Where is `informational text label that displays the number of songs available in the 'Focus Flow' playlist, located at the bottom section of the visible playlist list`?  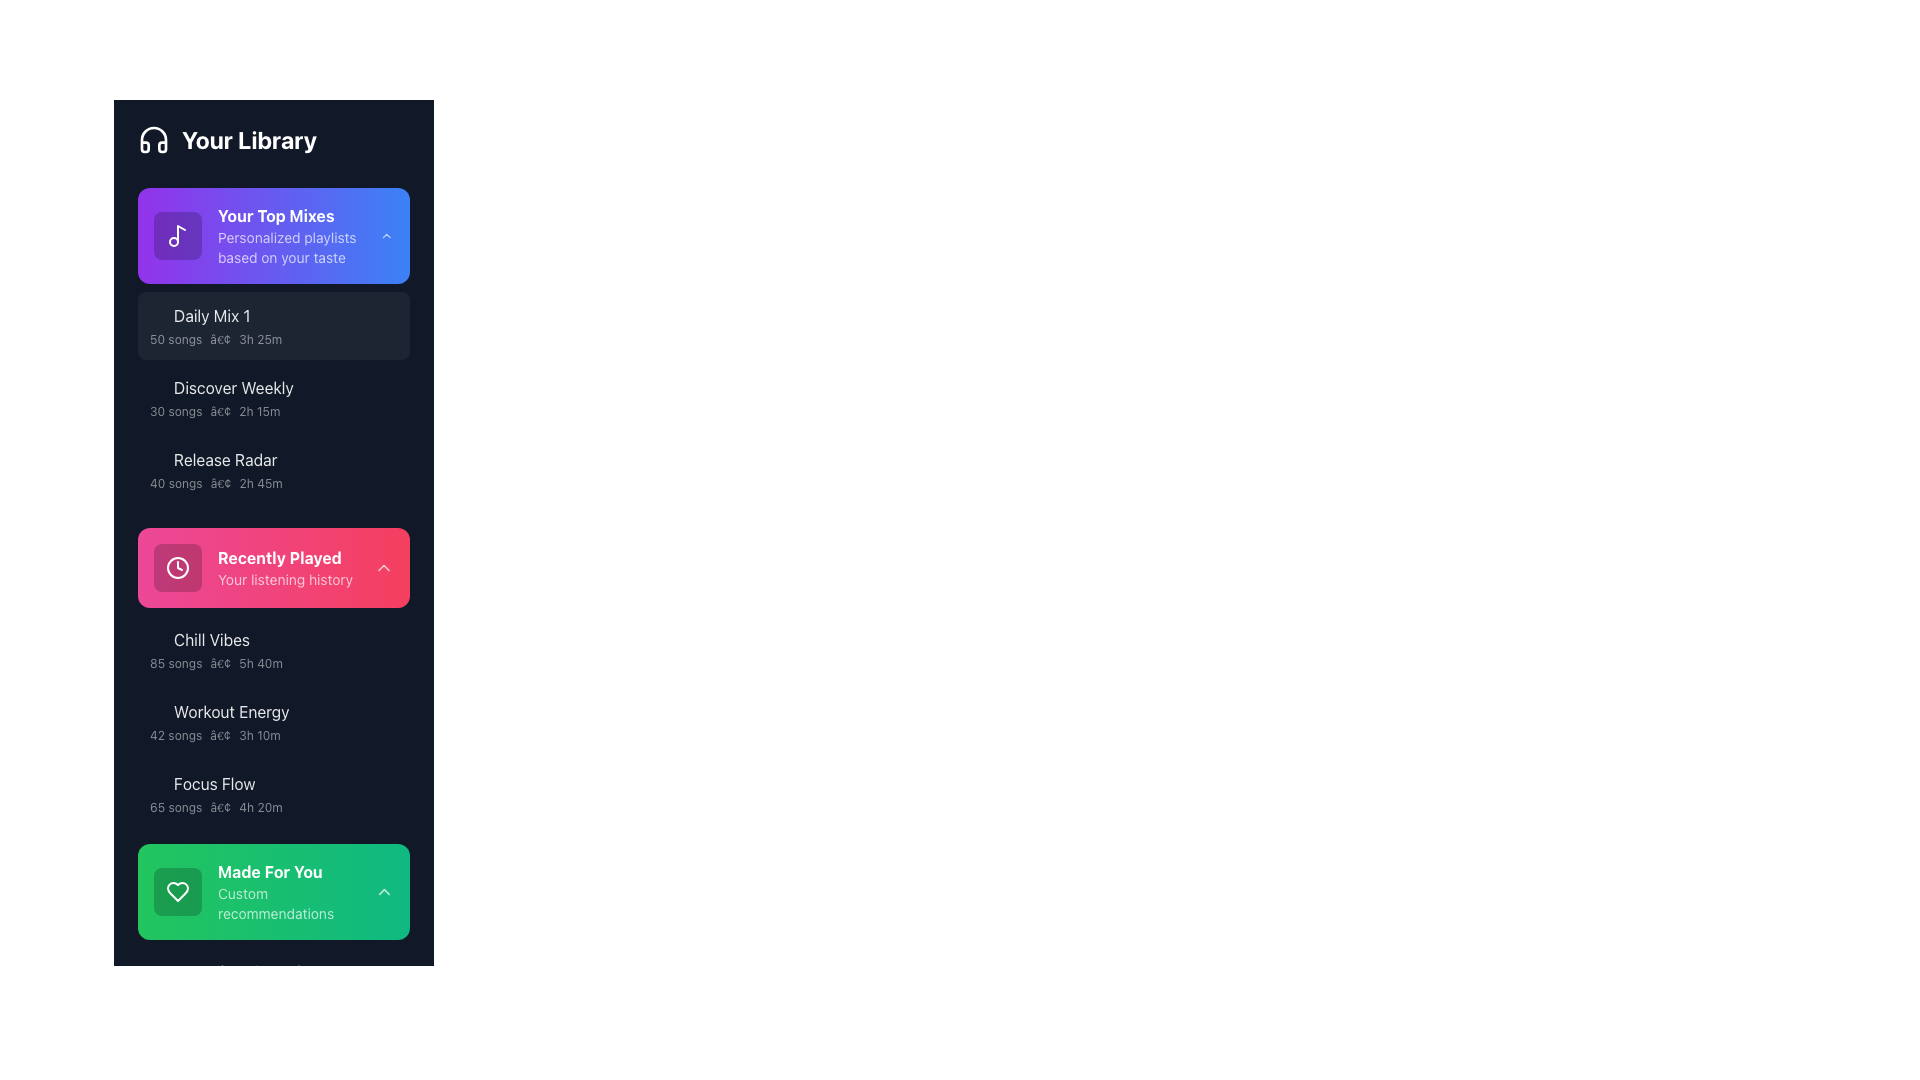 informational text label that displays the number of songs available in the 'Focus Flow' playlist, located at the bottom section of the visible playlist list is located at coordinates (176, 806).